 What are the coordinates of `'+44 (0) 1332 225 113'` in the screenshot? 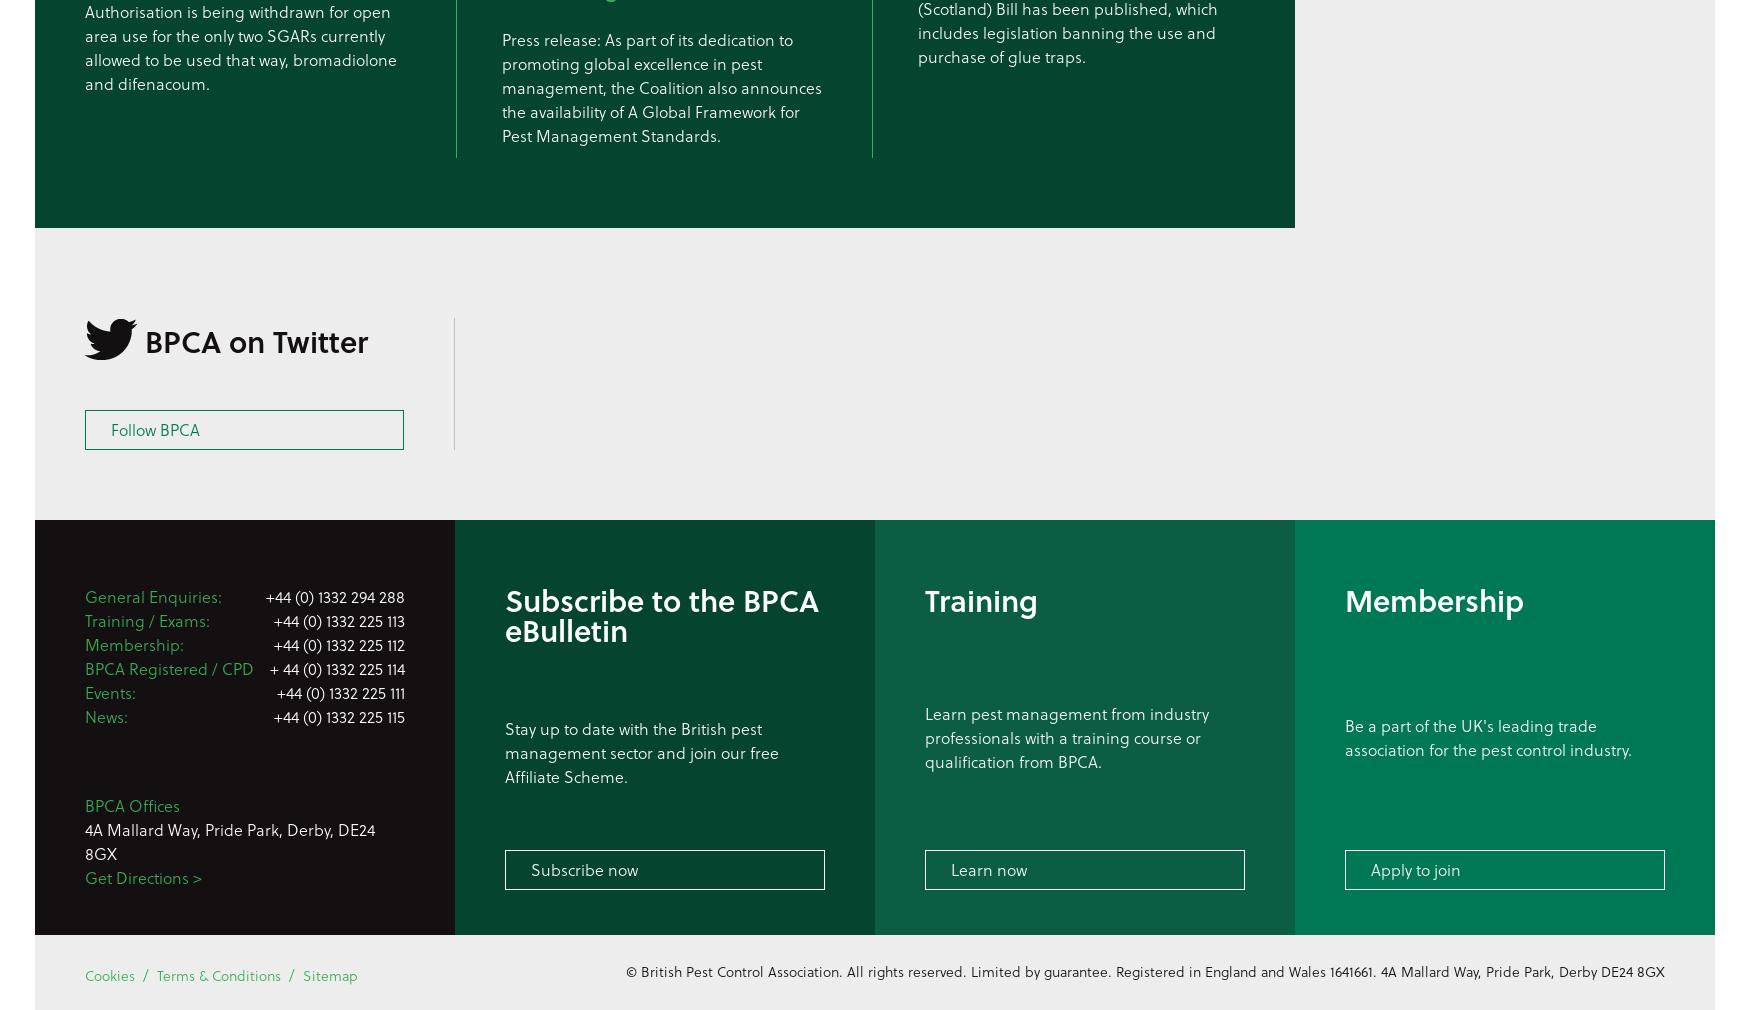 It's located at (339, 619).